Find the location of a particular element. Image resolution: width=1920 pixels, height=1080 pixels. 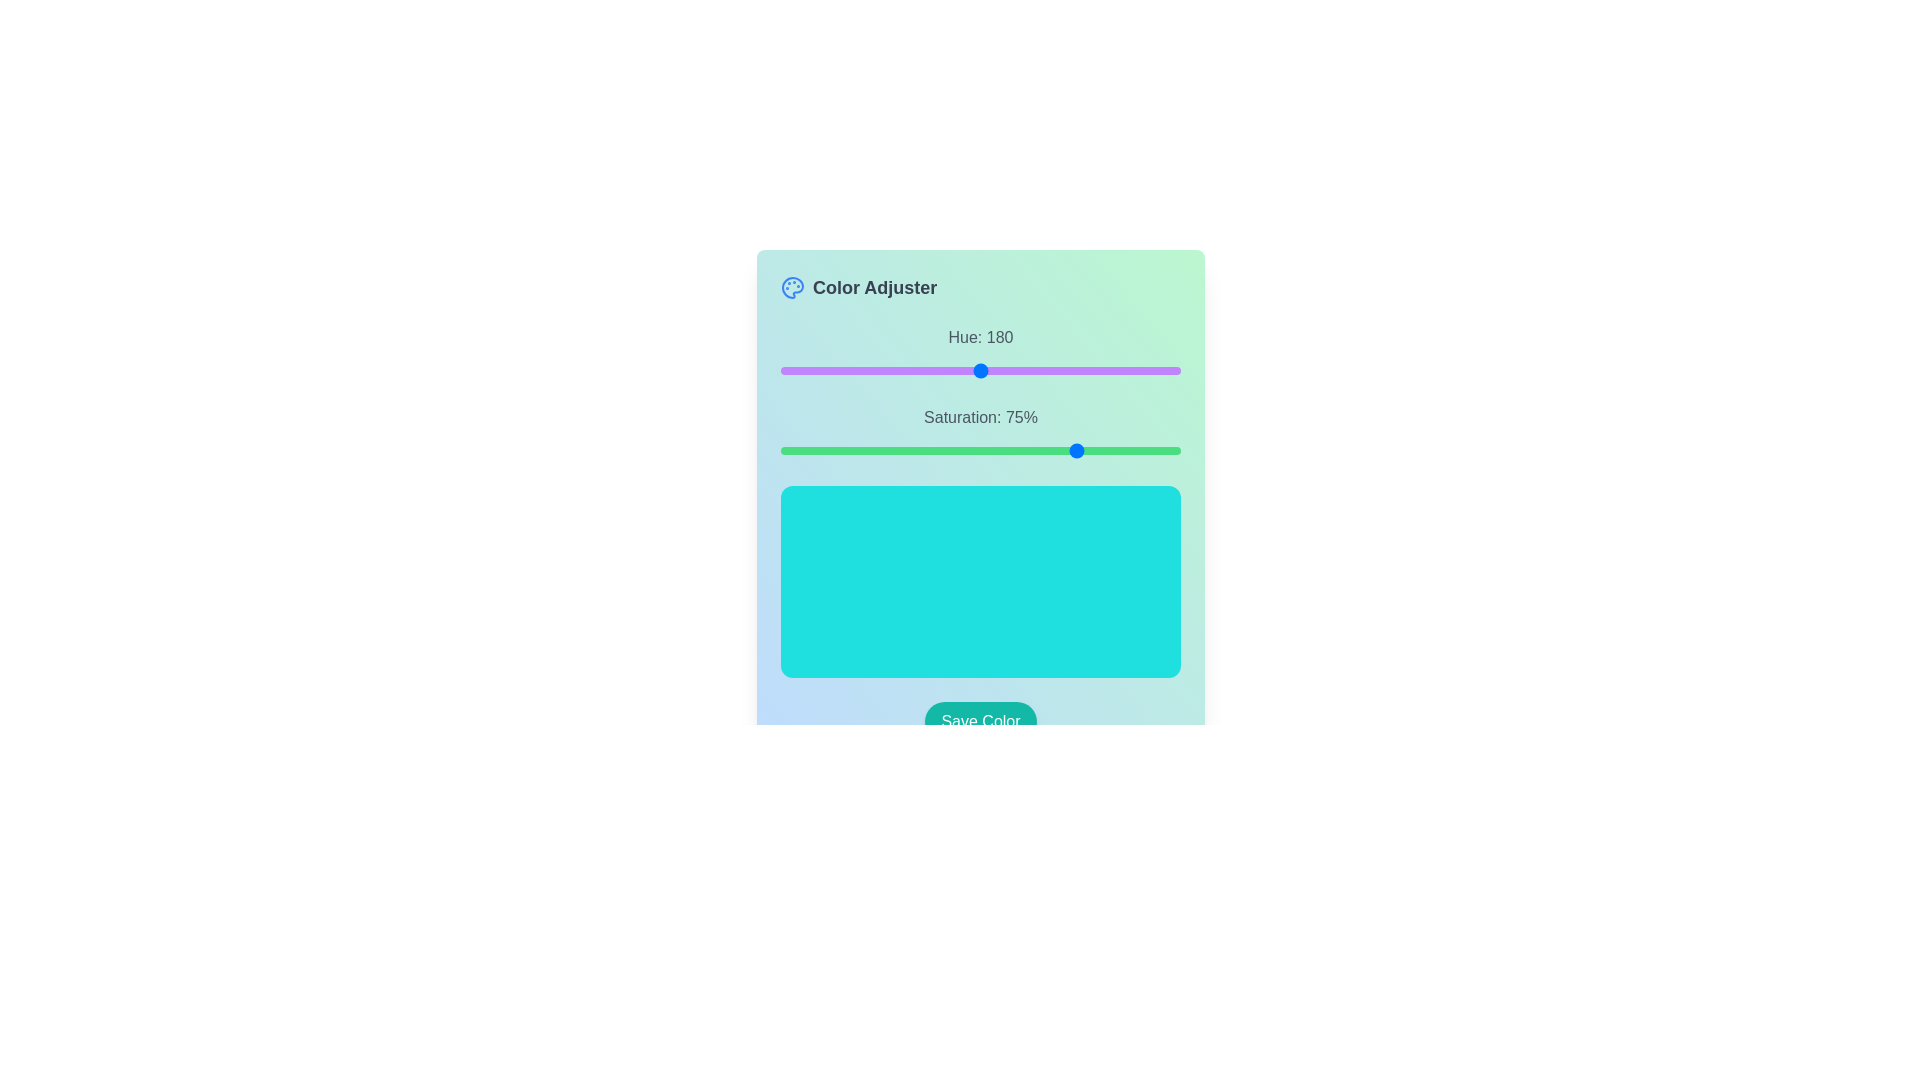

the decorative icon representing the color adjustment feature located at the top-left corner of the interface next to the 'Color Adjuster' label is located at coordinates (791, 288).